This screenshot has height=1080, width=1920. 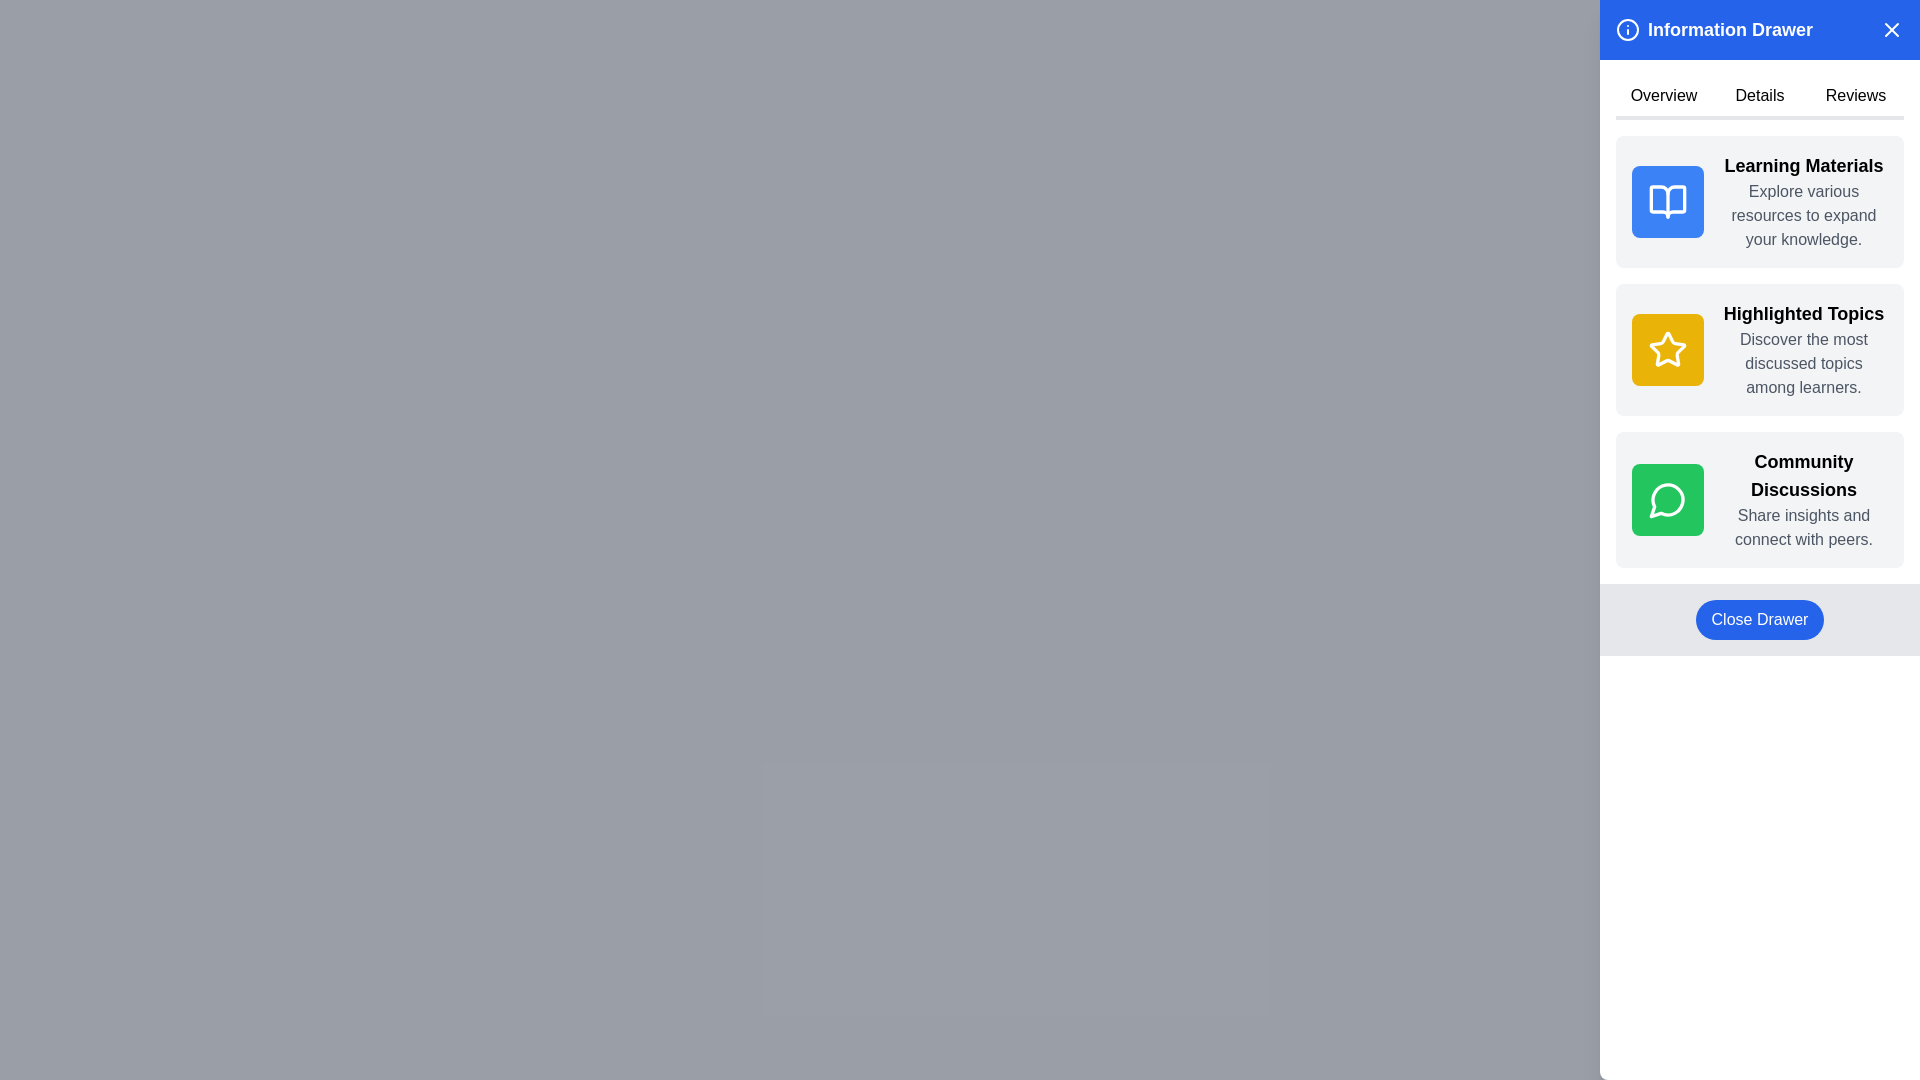 What do you see at coordinates (1890, 30) in the screenshot?
I see `the close button located on the far right end of the blue header bar` at bounding box center [1890, 30].